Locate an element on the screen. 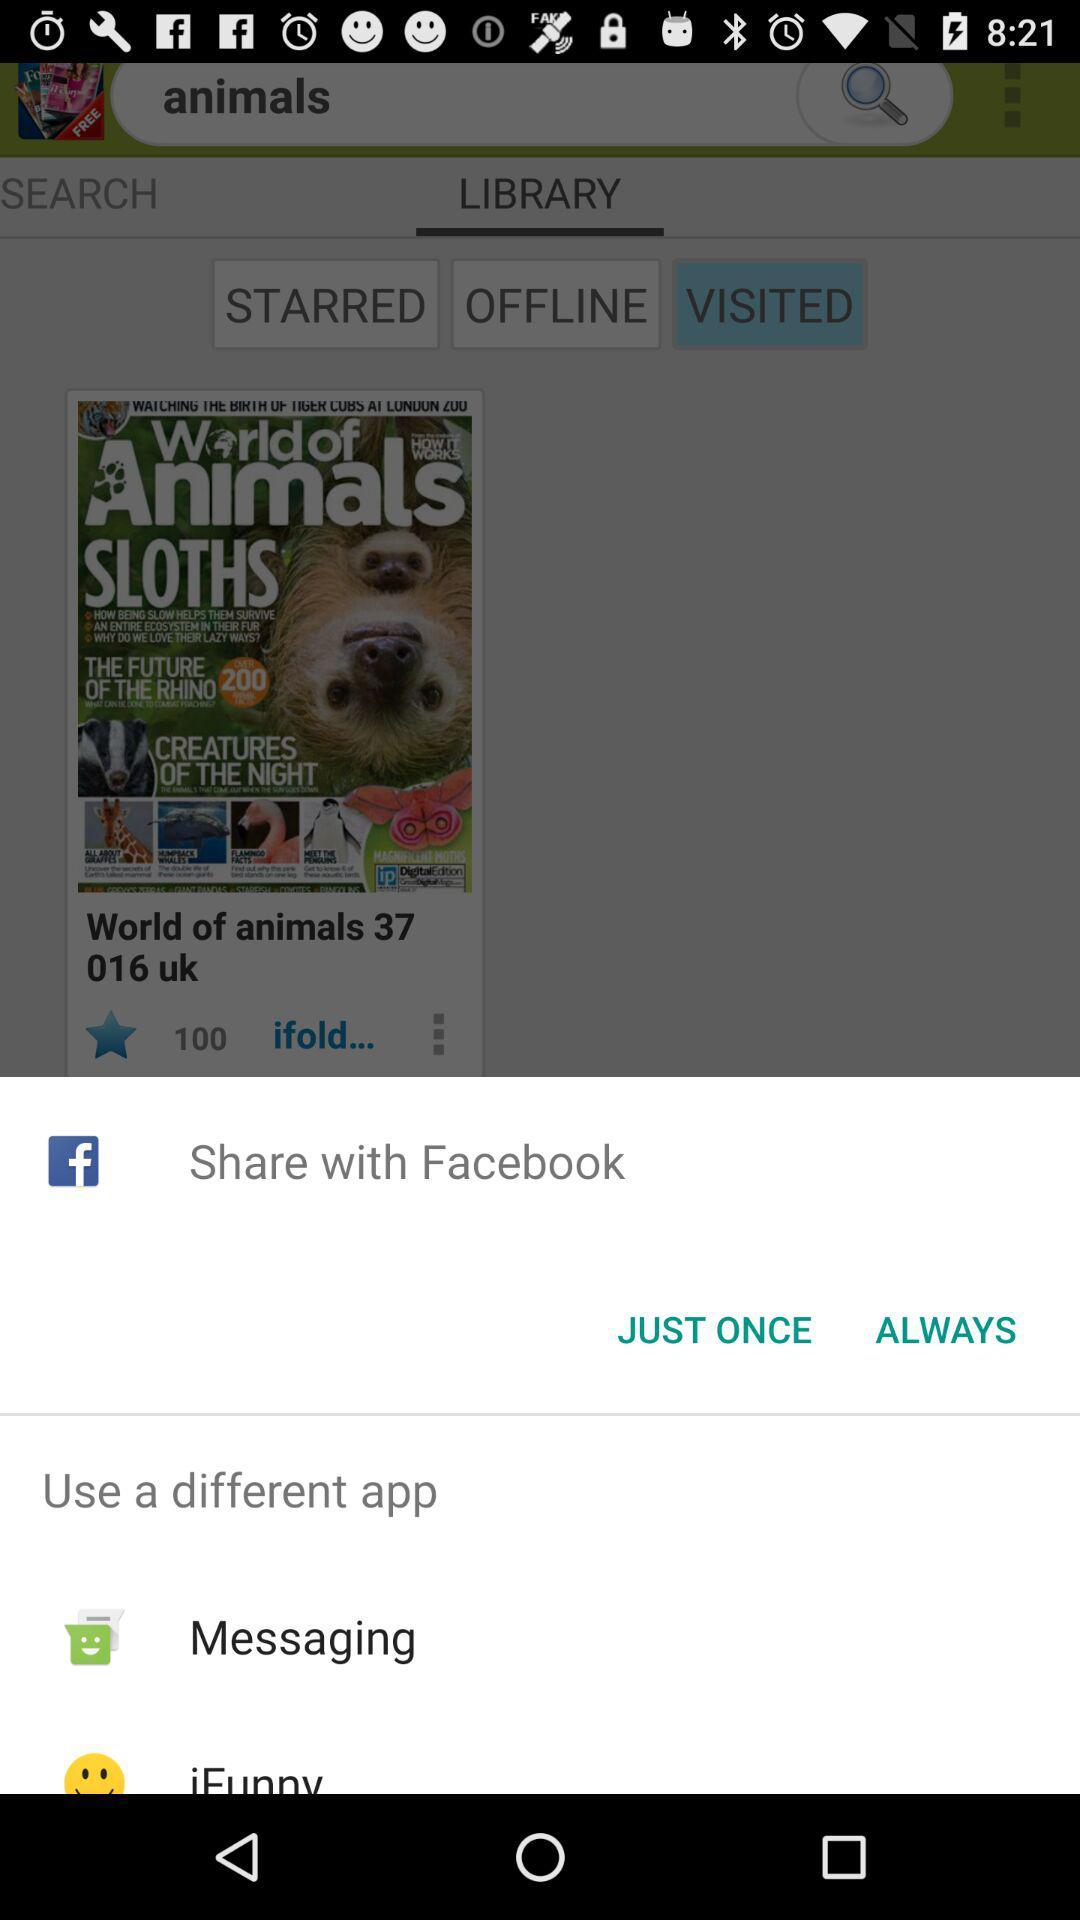 The image size is (1080, 1920). always icon is located at coordinates (945, 1329).